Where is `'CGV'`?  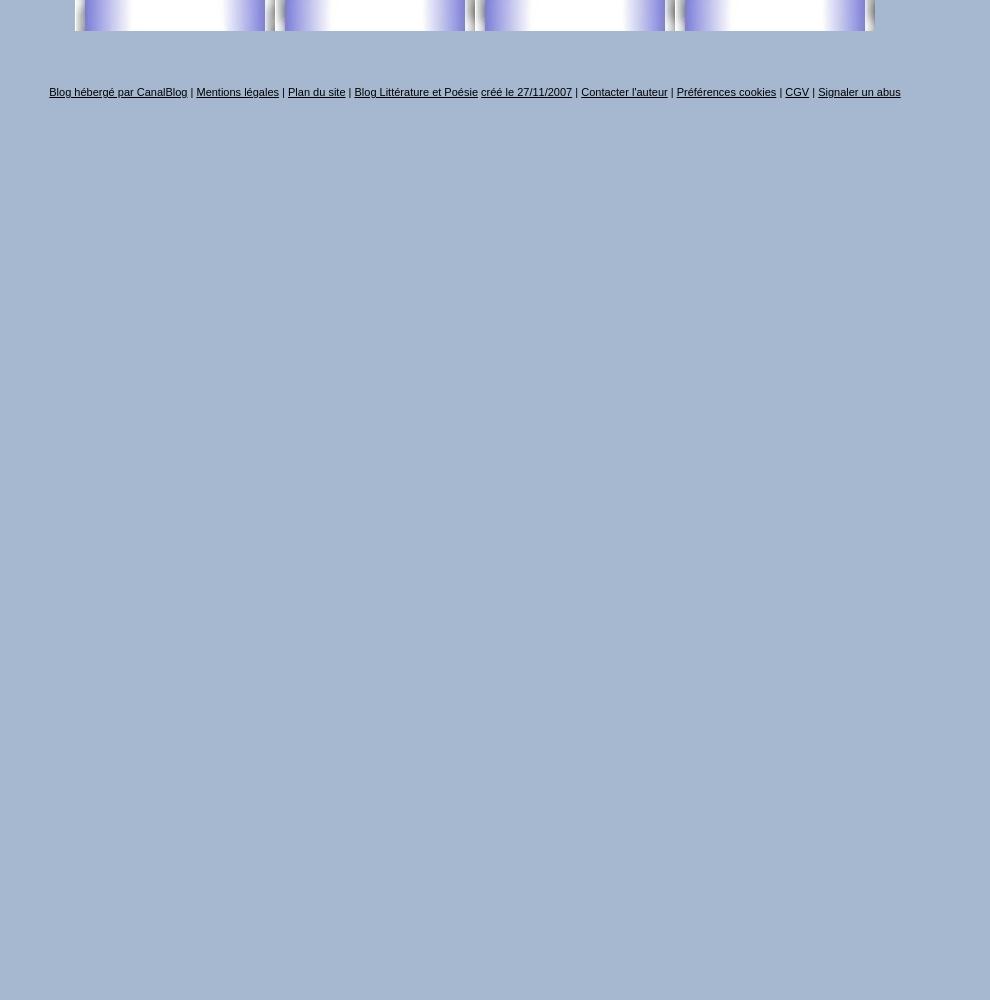
'CGV' is located at coordinates (796, 91).